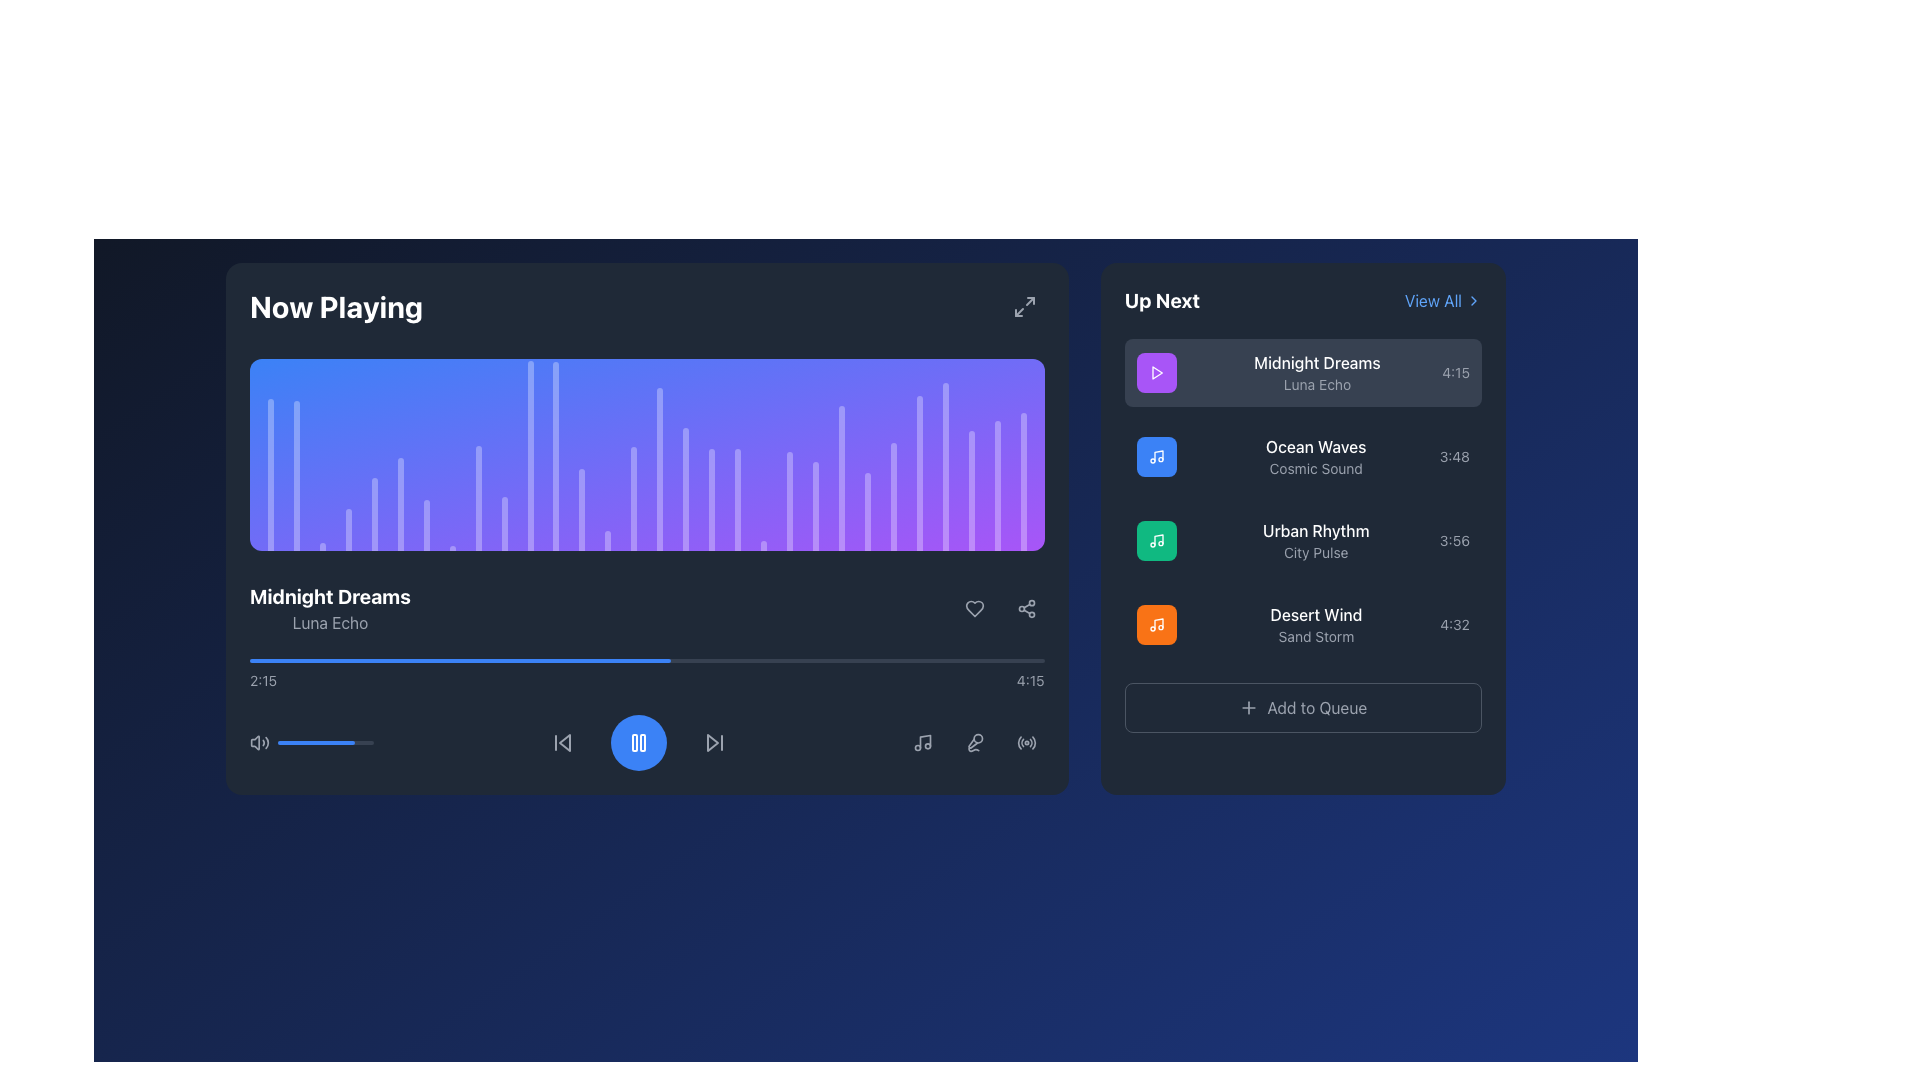 Image resolution: width=1920 pixels, height=1080 pixels. What do you see at coordinates (348, 743) in the screenshot?
I see `the volume` at bounding box center [348, 743].